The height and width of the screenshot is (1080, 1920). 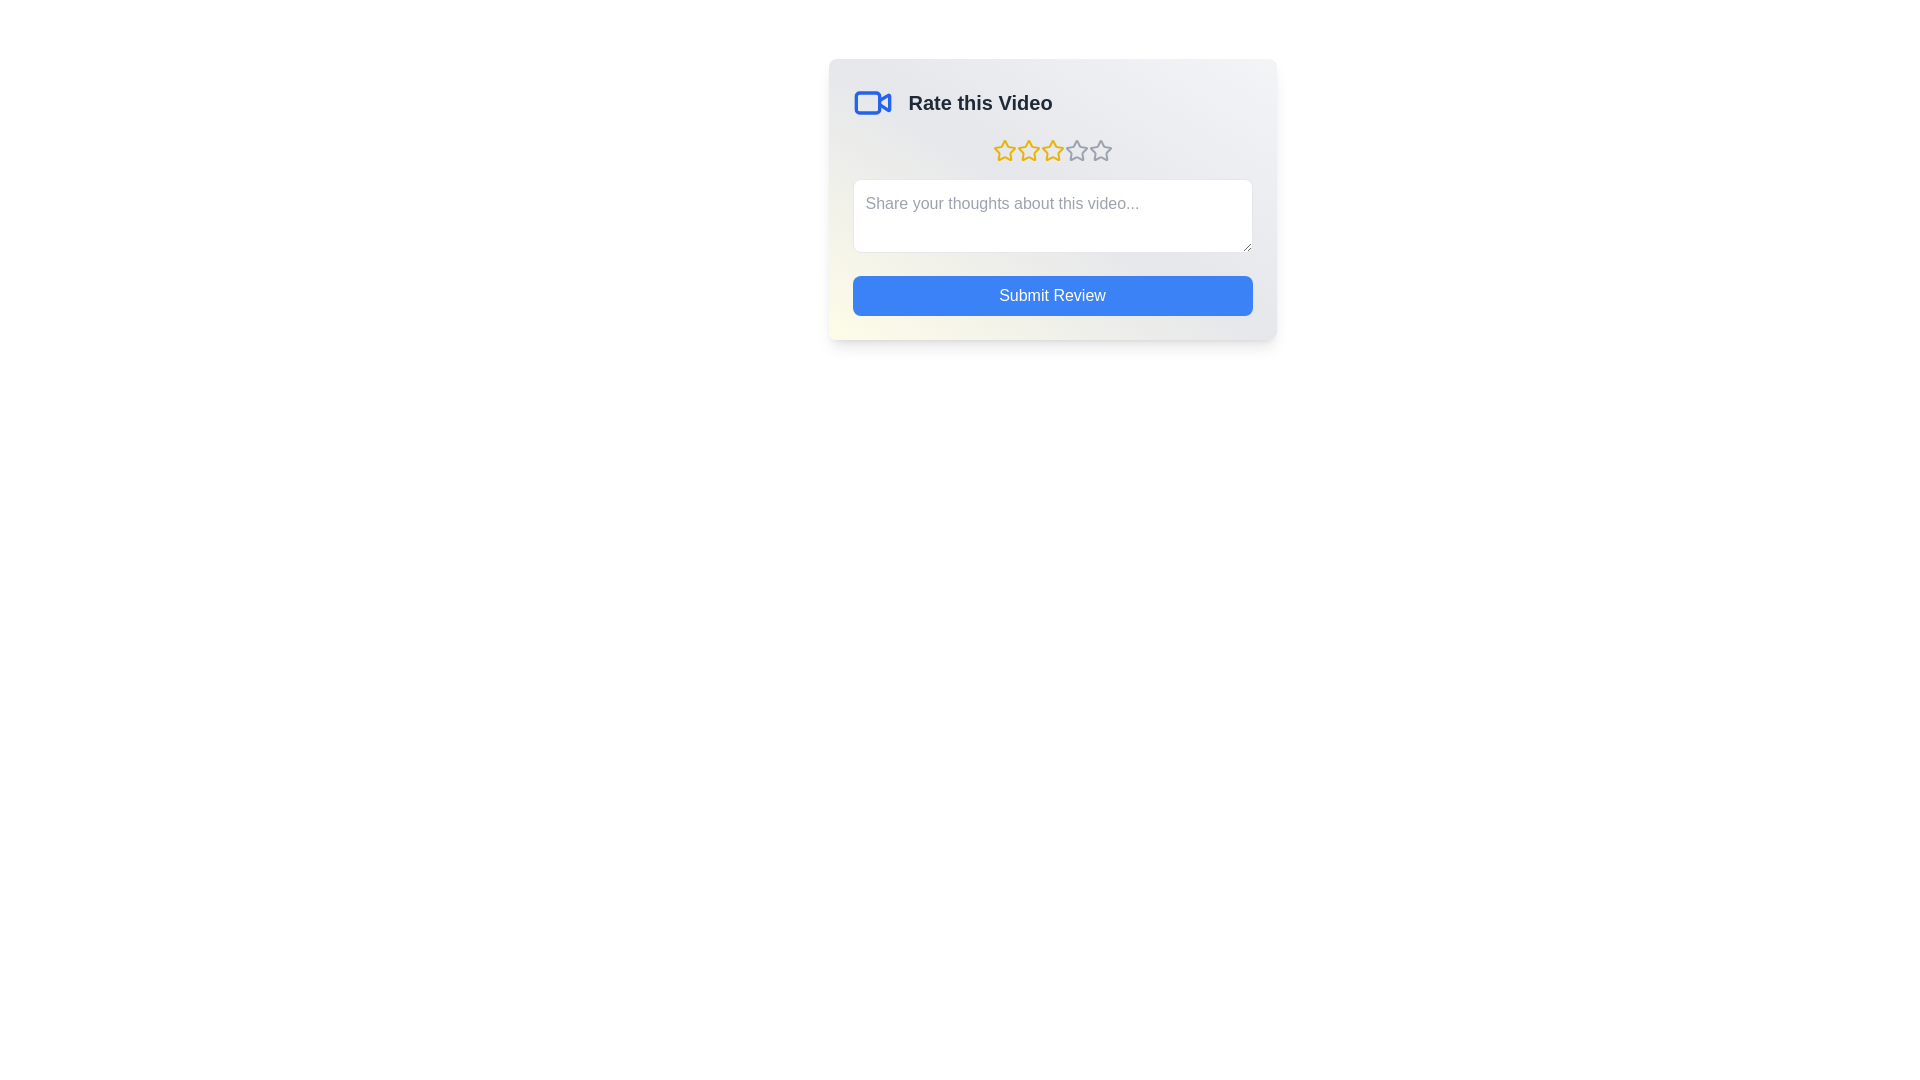 What do you see at coordinates (1028, 149) in the screenshot?
I see `the star corresponding to 2 stars to preview the rating` at bounding box center [1028, 149].